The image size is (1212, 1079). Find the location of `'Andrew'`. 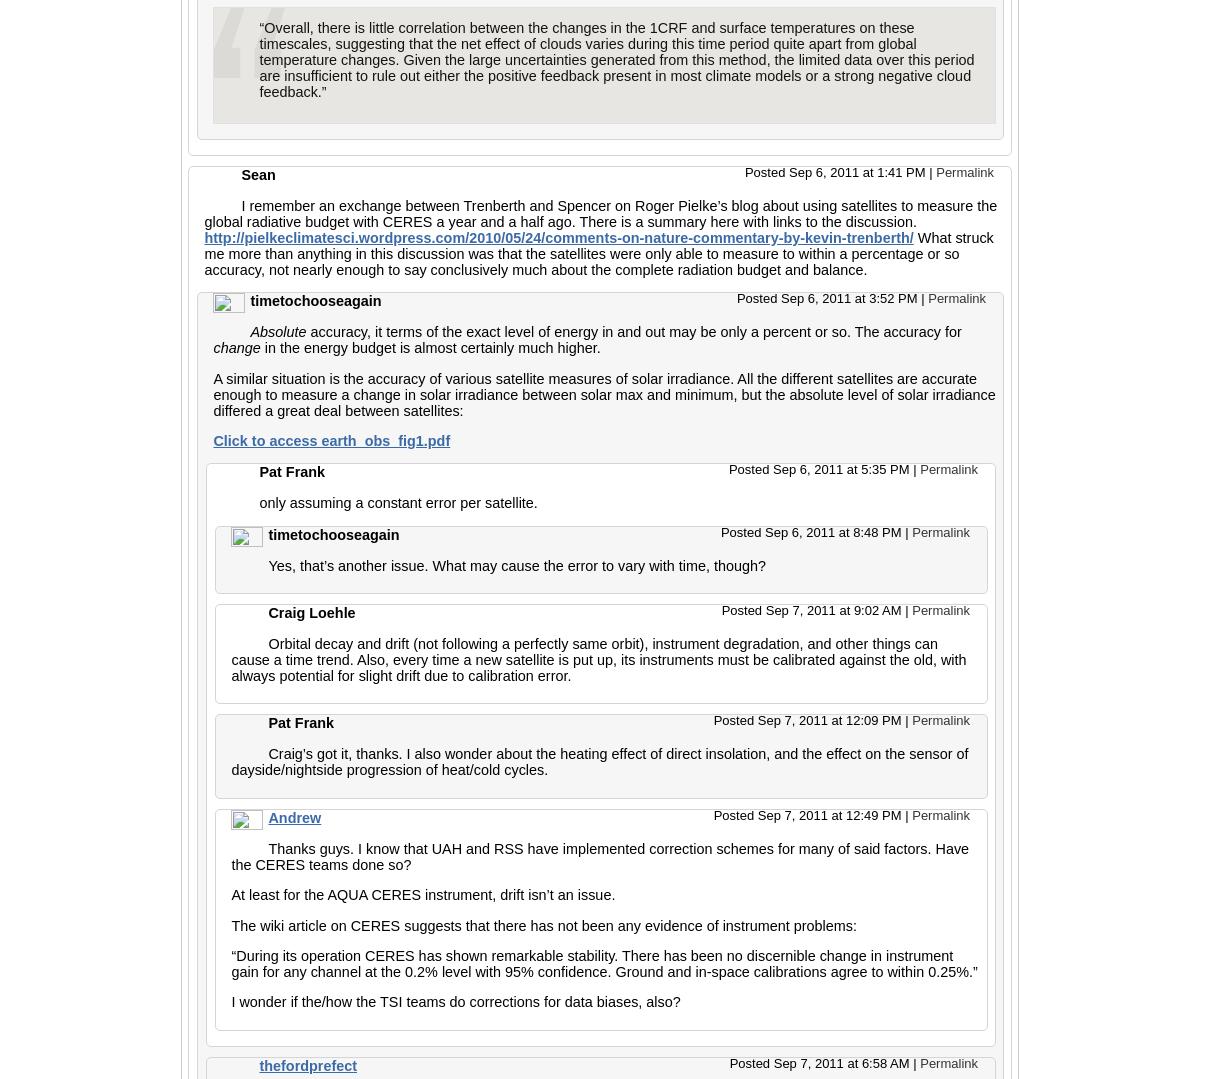

'Andrew' is located at coordinates (294, 816).